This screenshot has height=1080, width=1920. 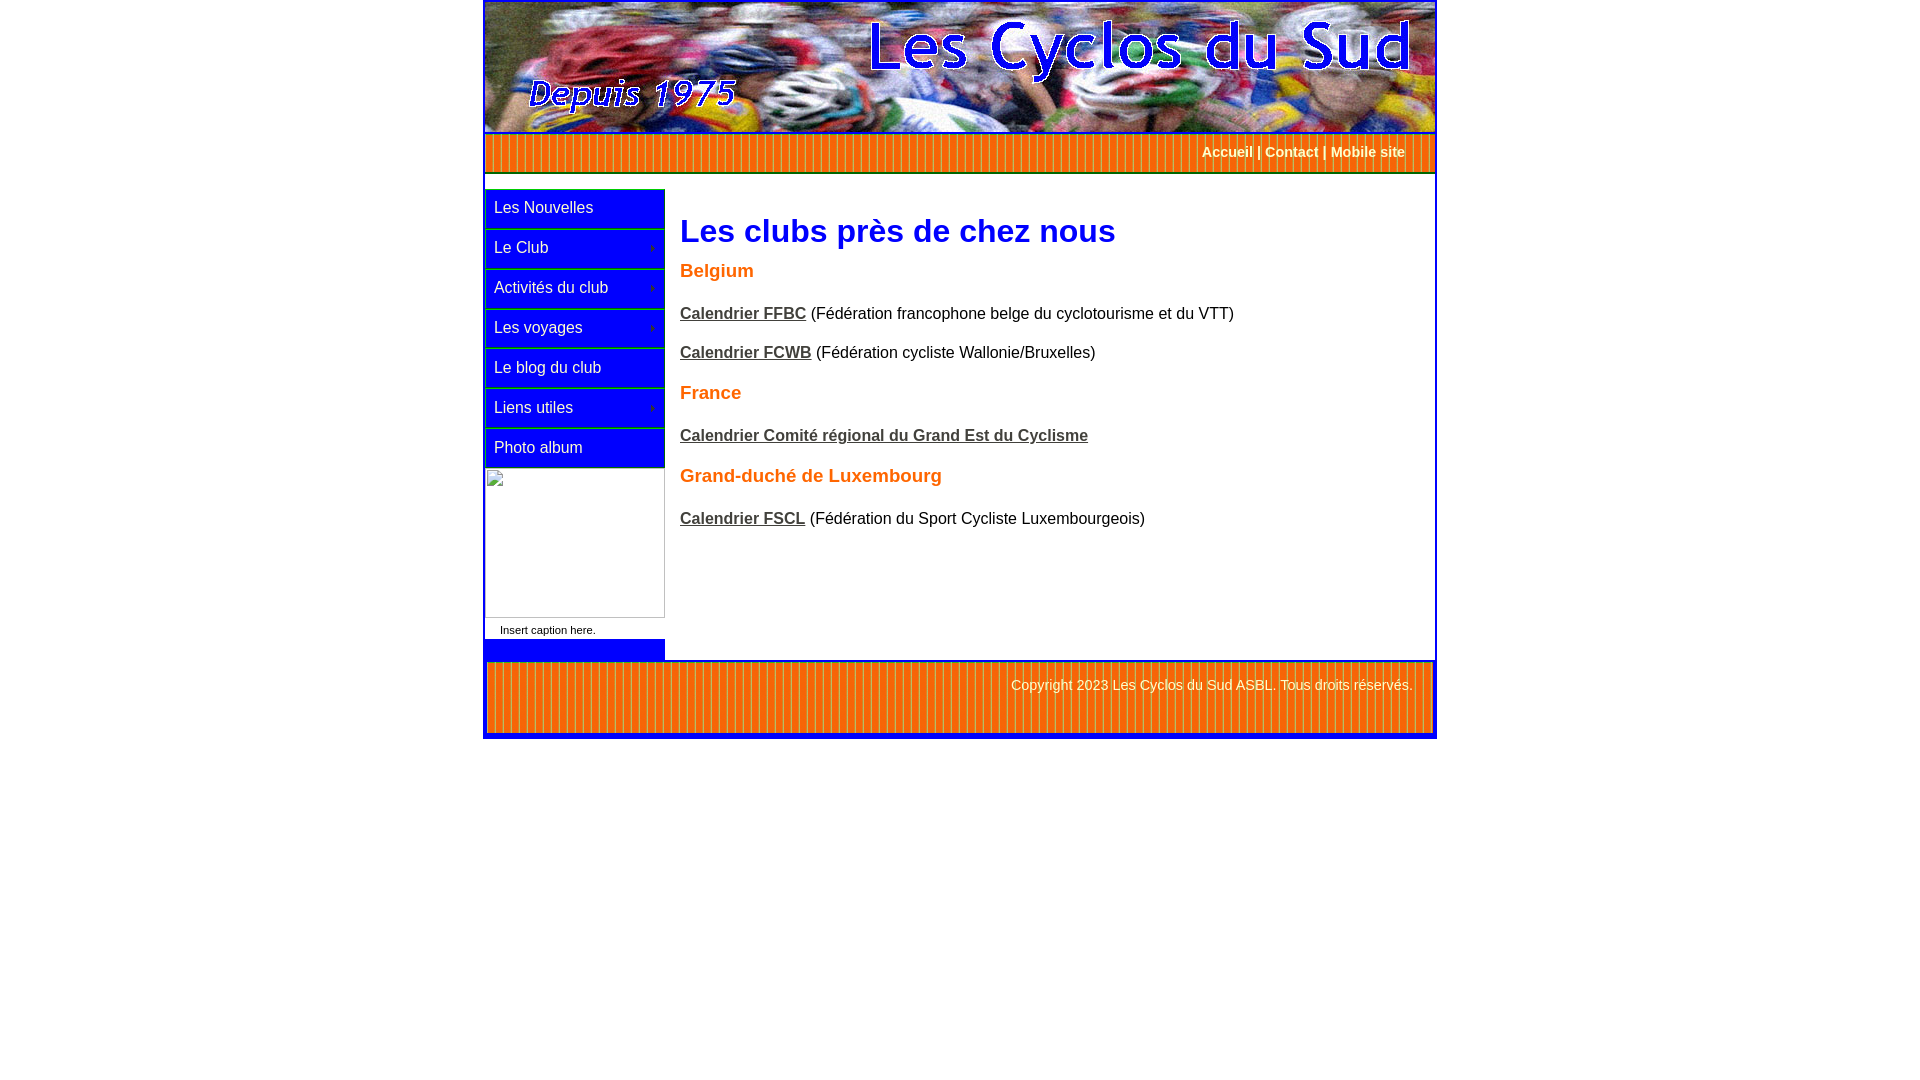 I want to click on 'Les voyages', so click(x=574, y=326).